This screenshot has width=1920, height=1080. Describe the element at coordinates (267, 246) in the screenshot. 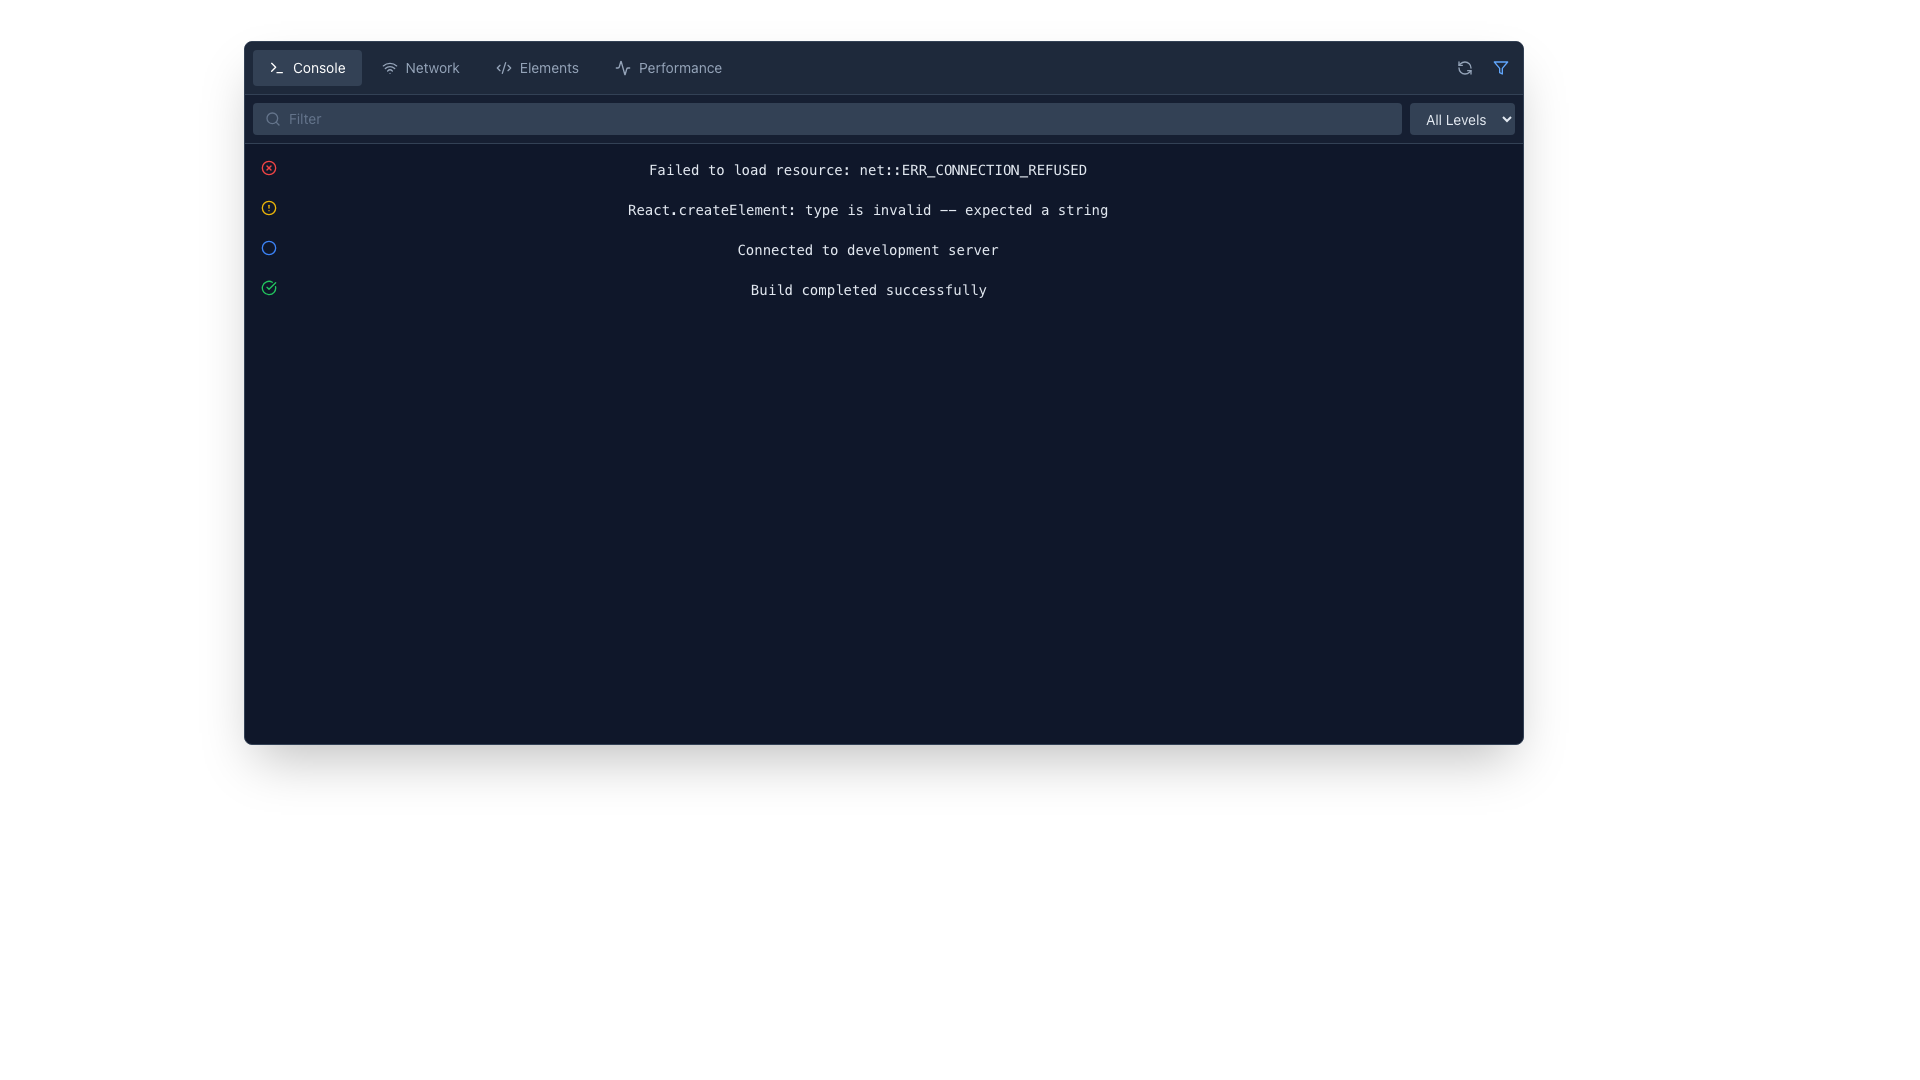

I see `the decorative or status indicator icon located to the left of the text 'Connected to development server' and the time '12:01:20'` at that location.